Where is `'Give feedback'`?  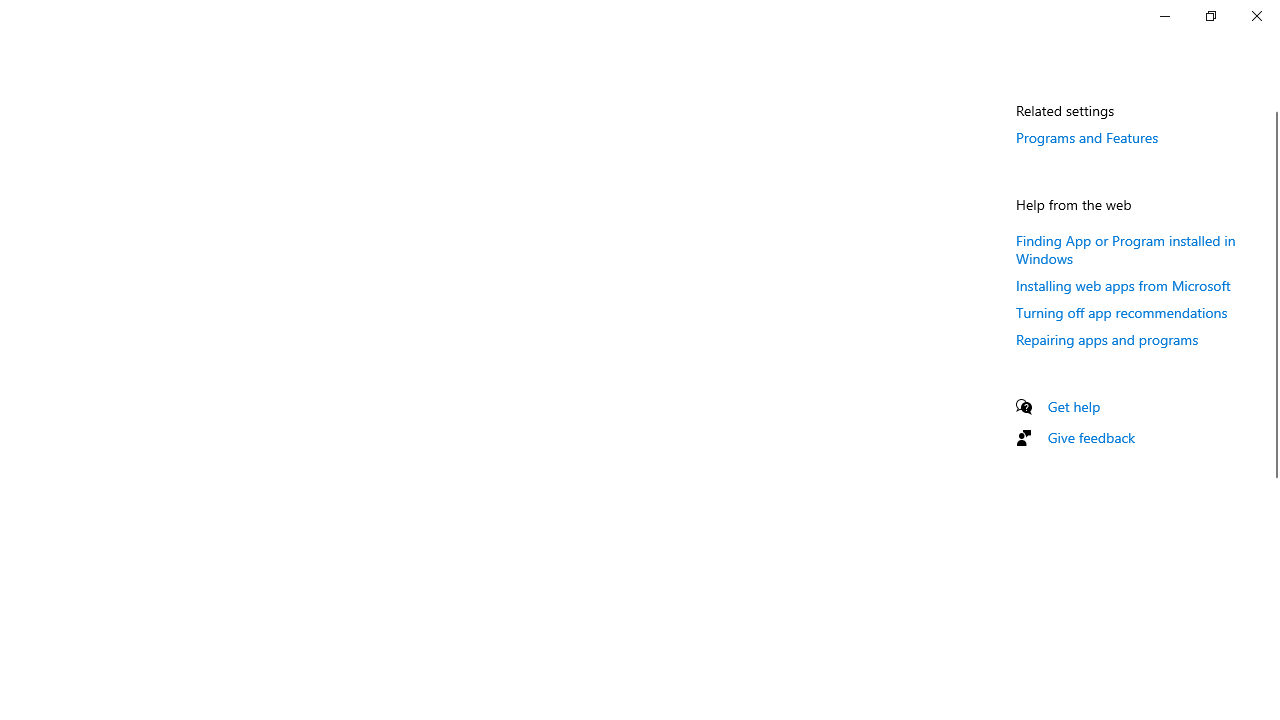
'Give feedback' is located at coordinates (1090, 436).